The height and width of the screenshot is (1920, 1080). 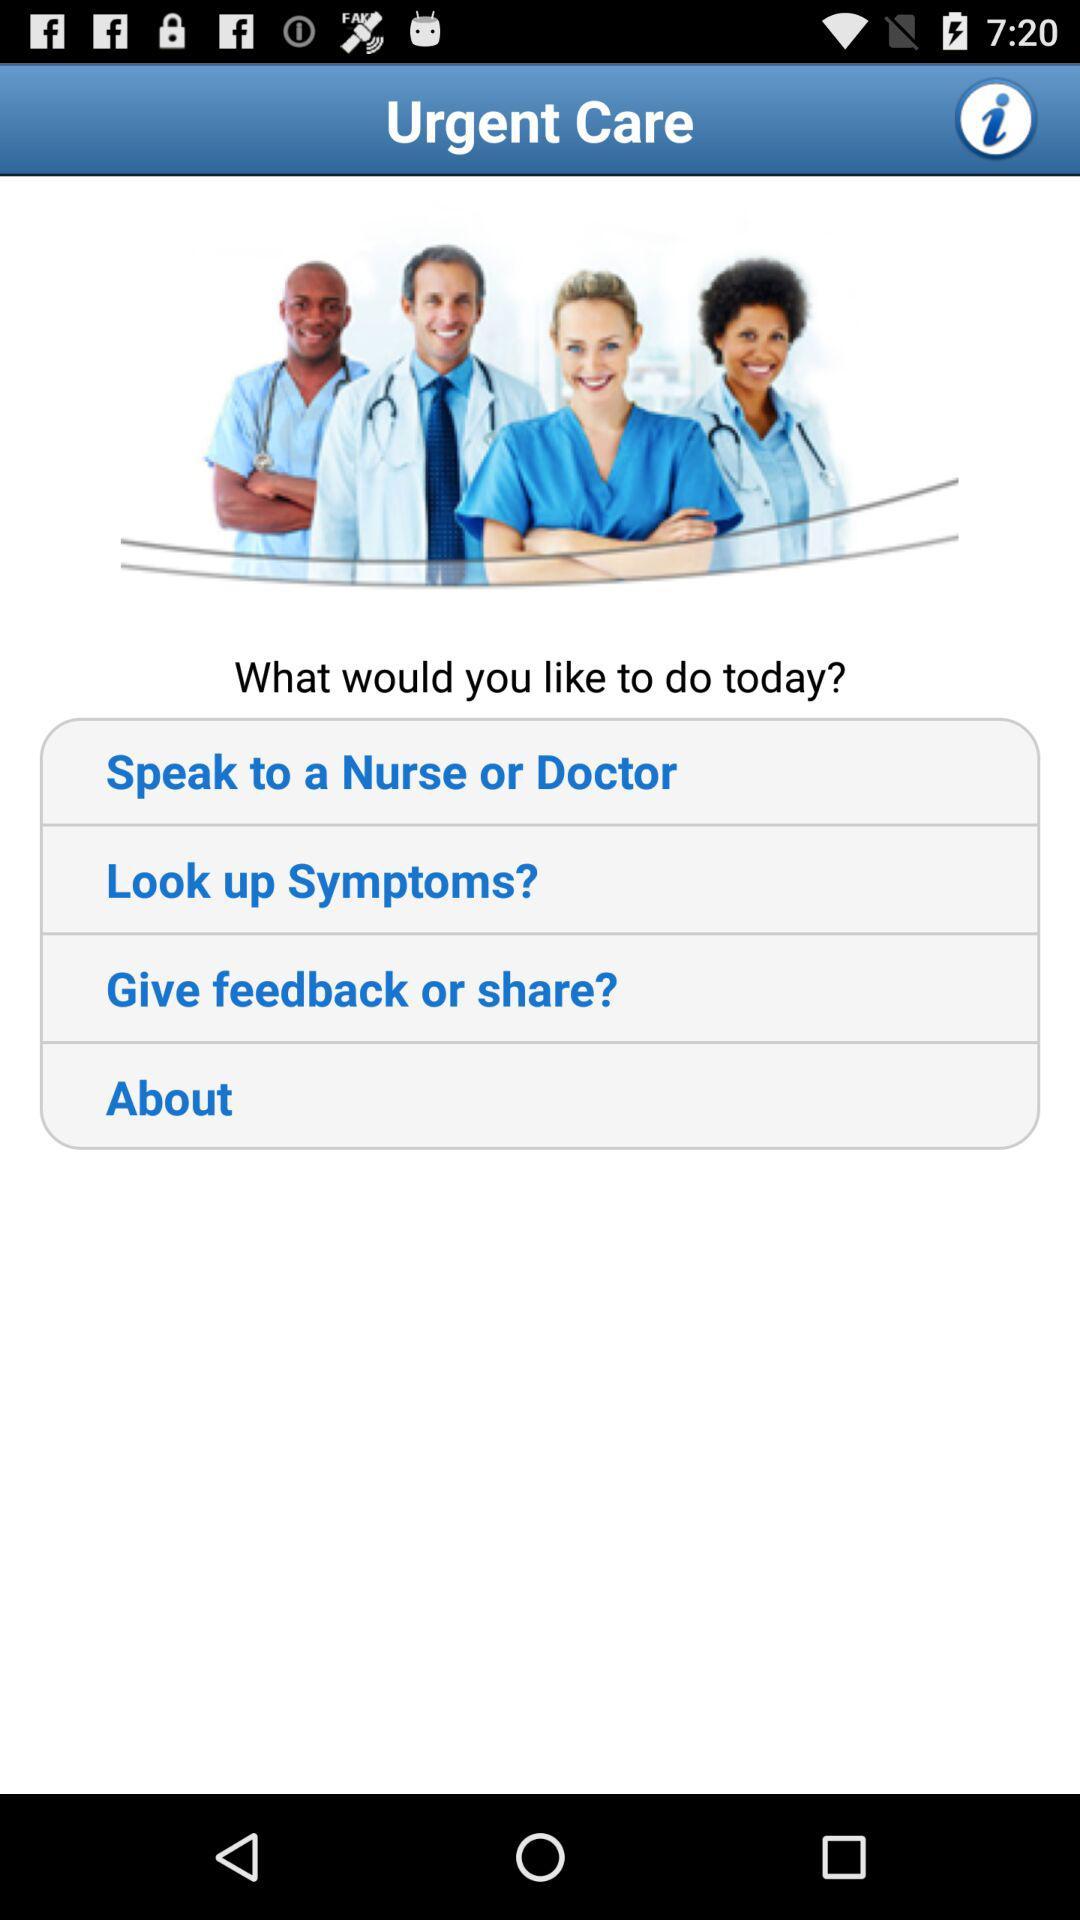 What do you see at coordinates (997, 118) in the screenshot?
I see `information` at bounding box center [997, 118].